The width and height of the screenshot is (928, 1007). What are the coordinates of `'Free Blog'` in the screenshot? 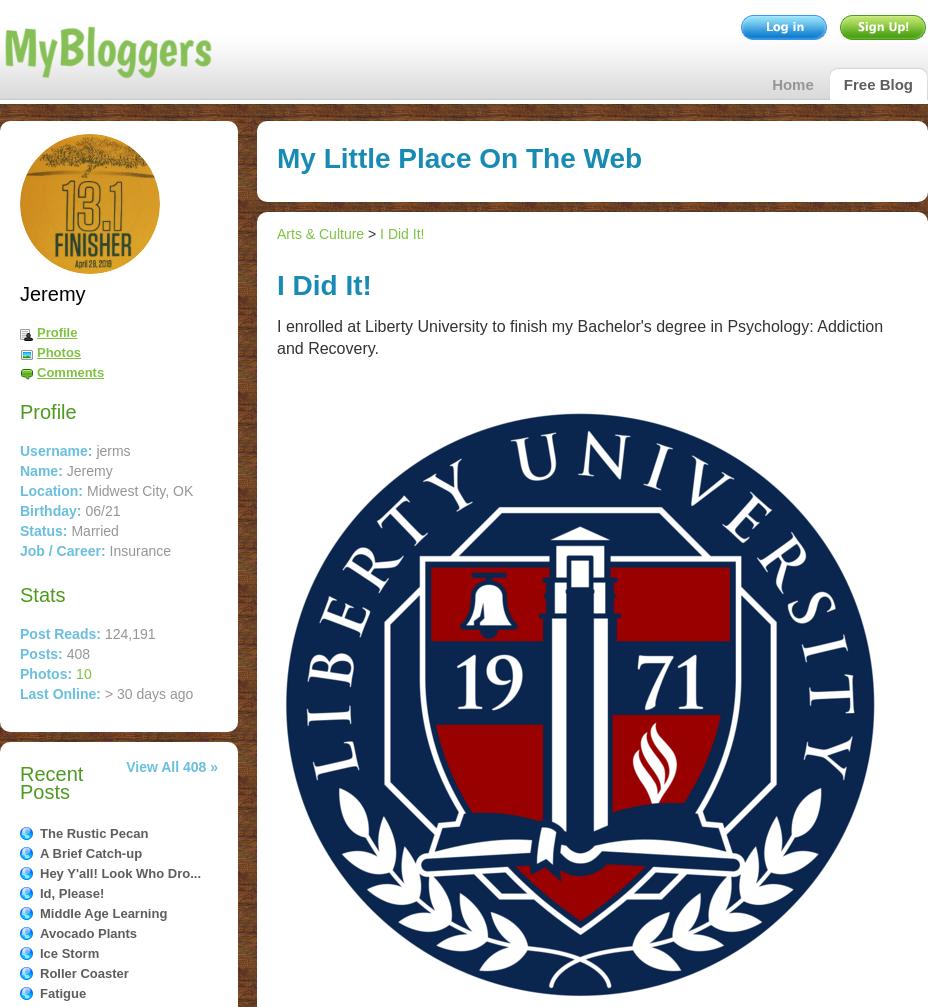 It's located at (877, 84).